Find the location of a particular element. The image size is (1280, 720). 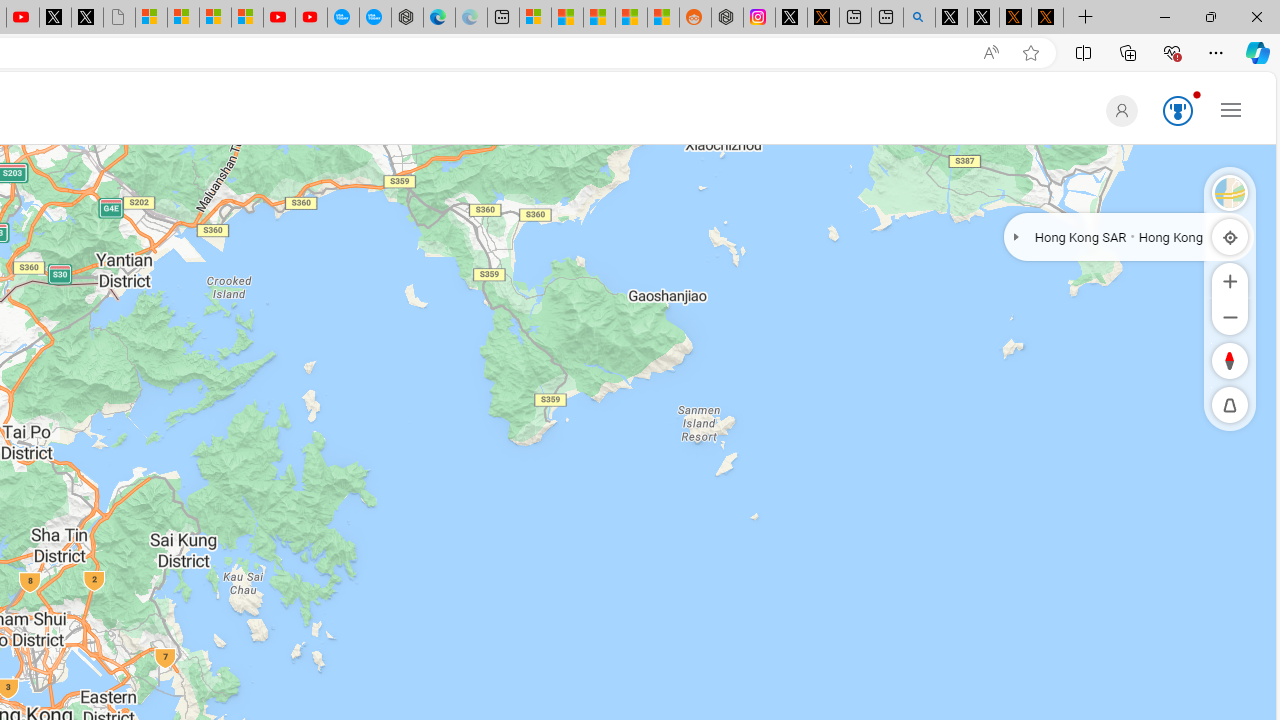

'help.x.com | 524: A timeout occurred' is located at coordinates (823, 17).